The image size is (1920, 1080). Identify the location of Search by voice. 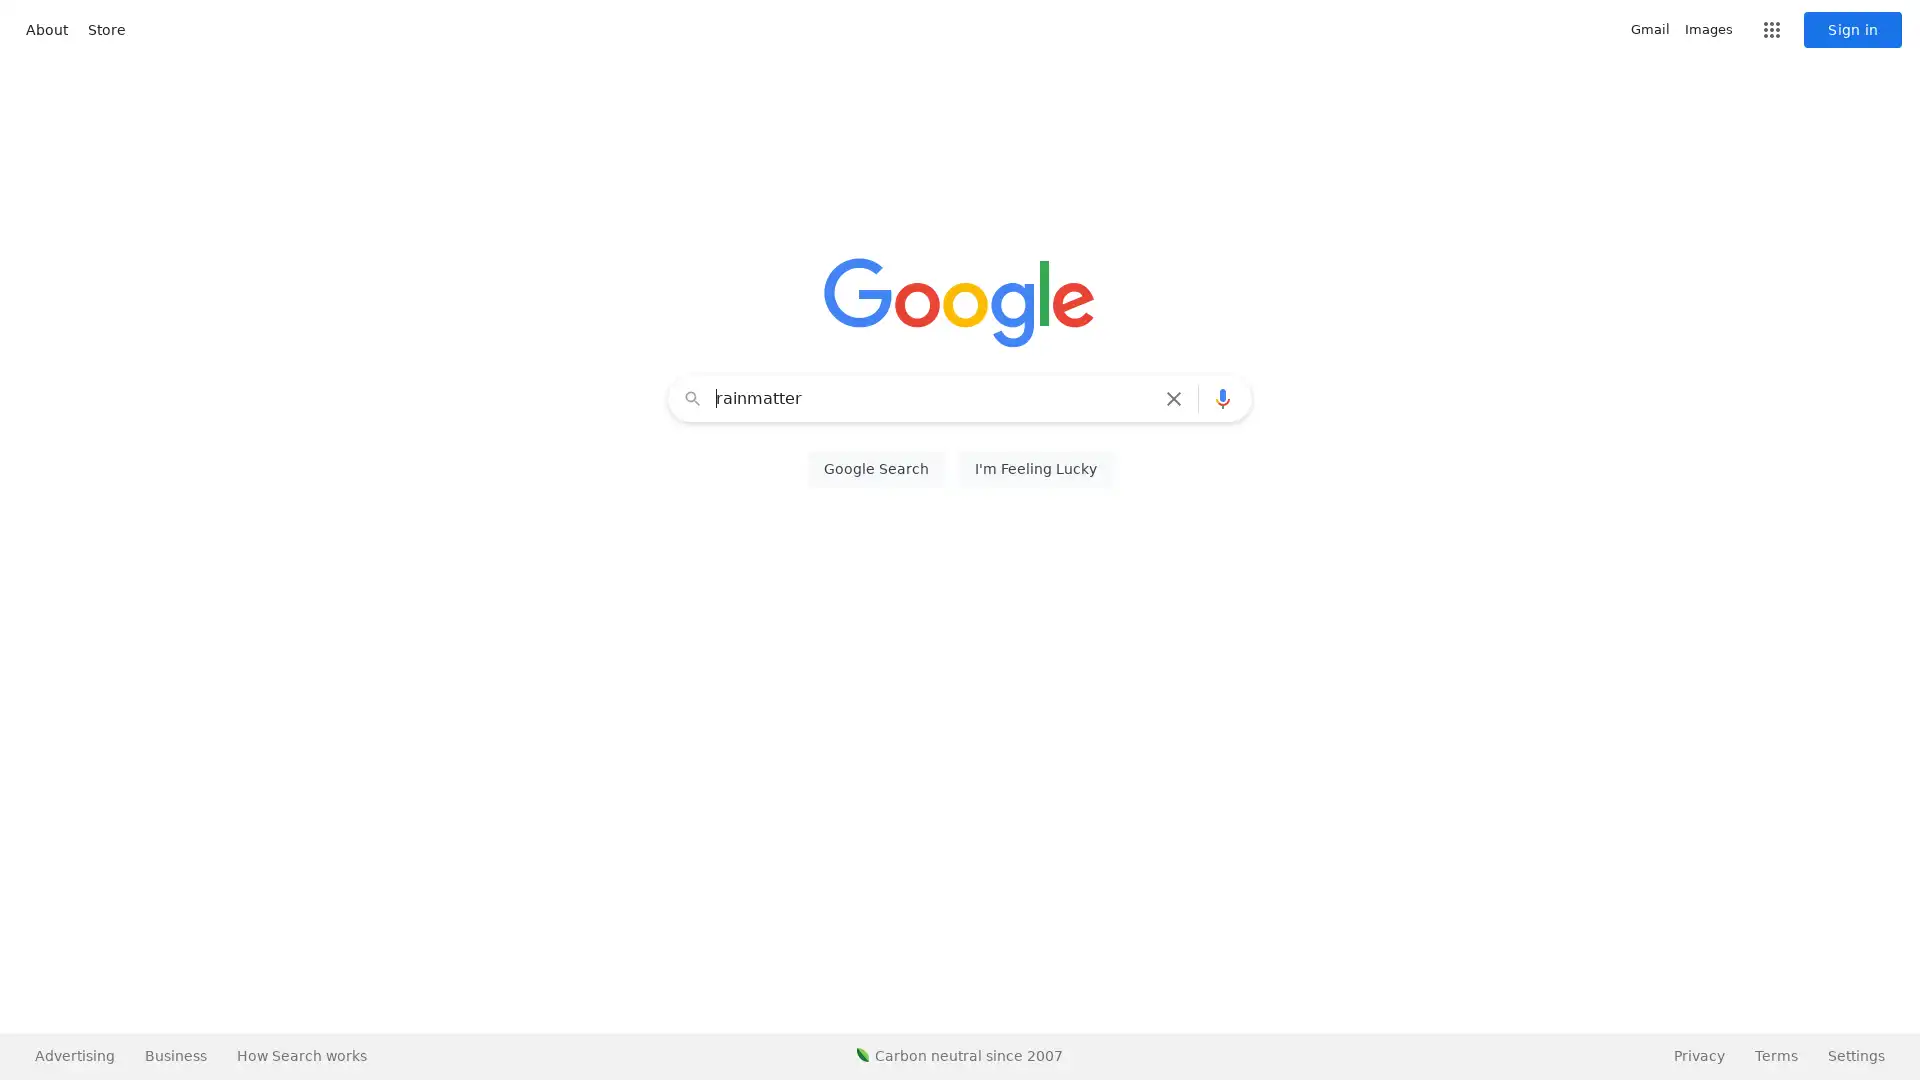
(1222, 398).